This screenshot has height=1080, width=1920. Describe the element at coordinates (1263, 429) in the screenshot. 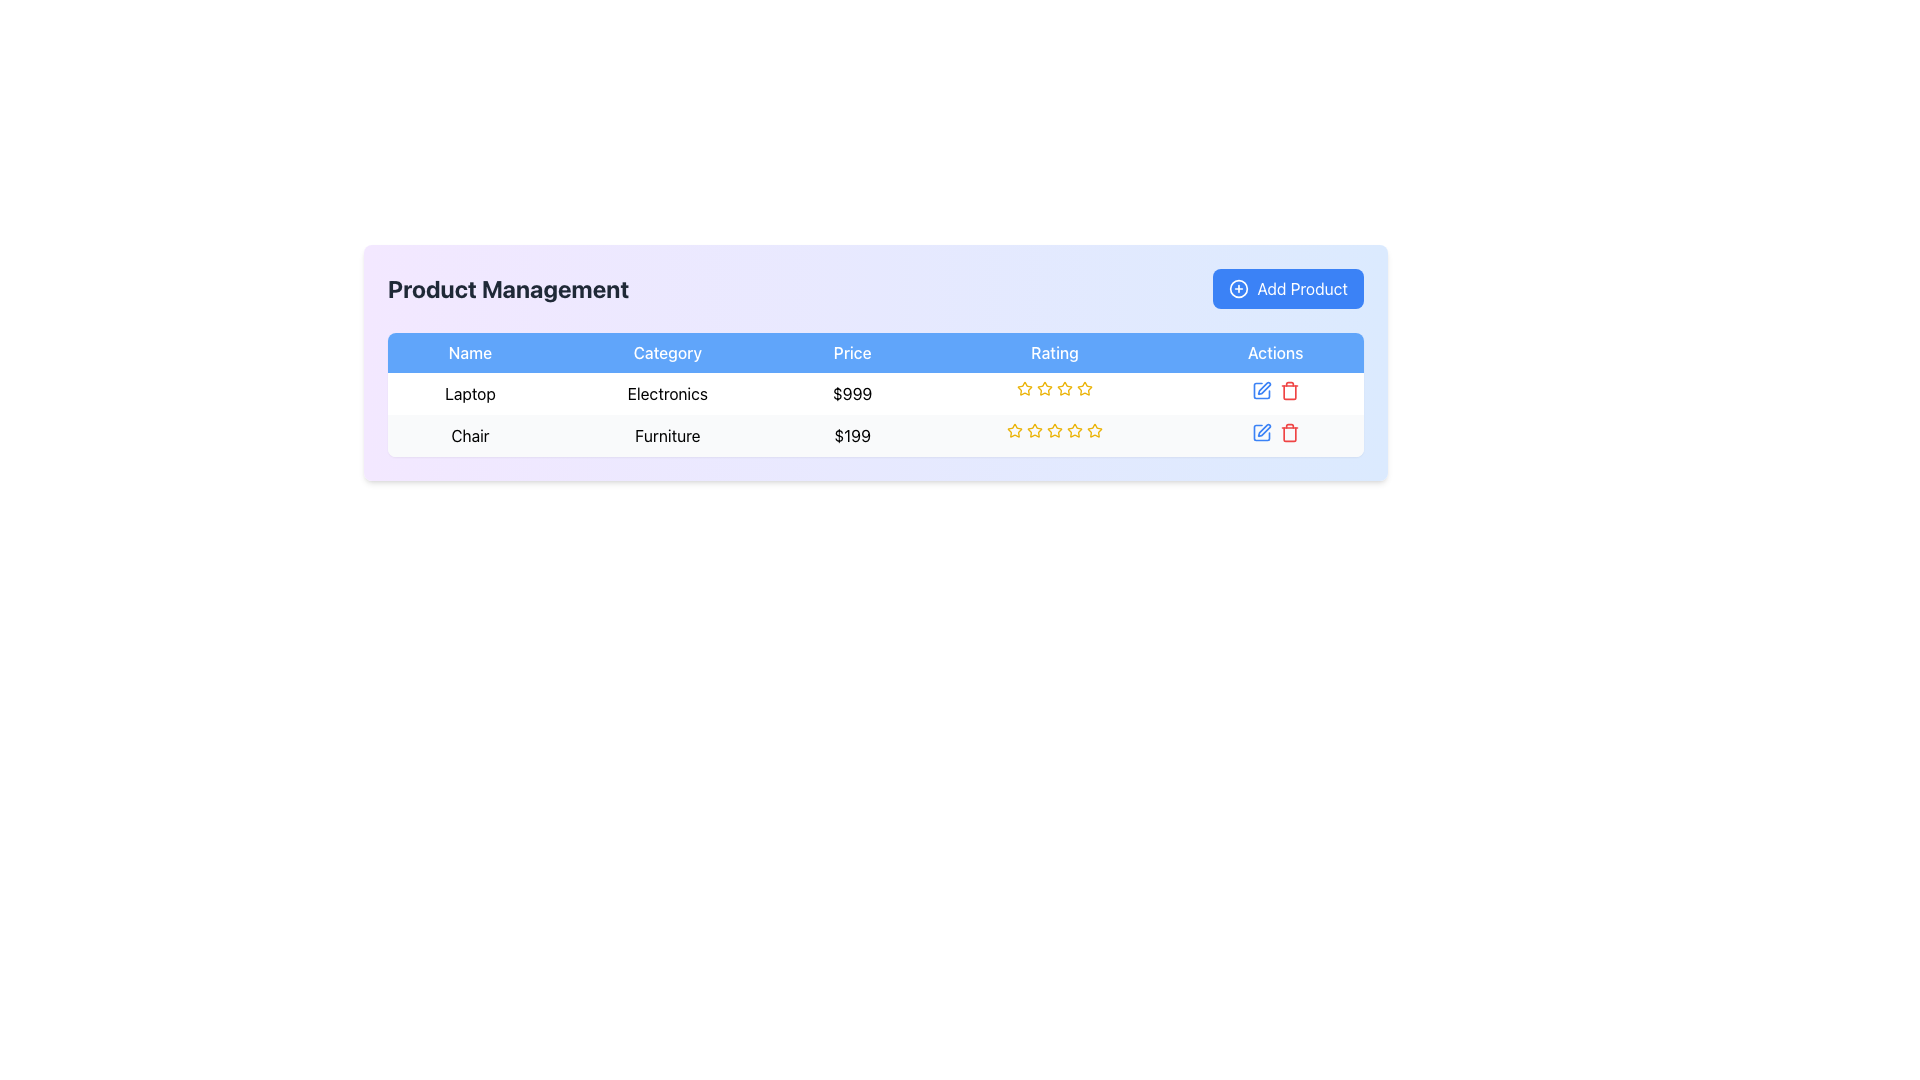

I see `the edit icon button located in the 'Actions' column of the second row of the table` at that location.